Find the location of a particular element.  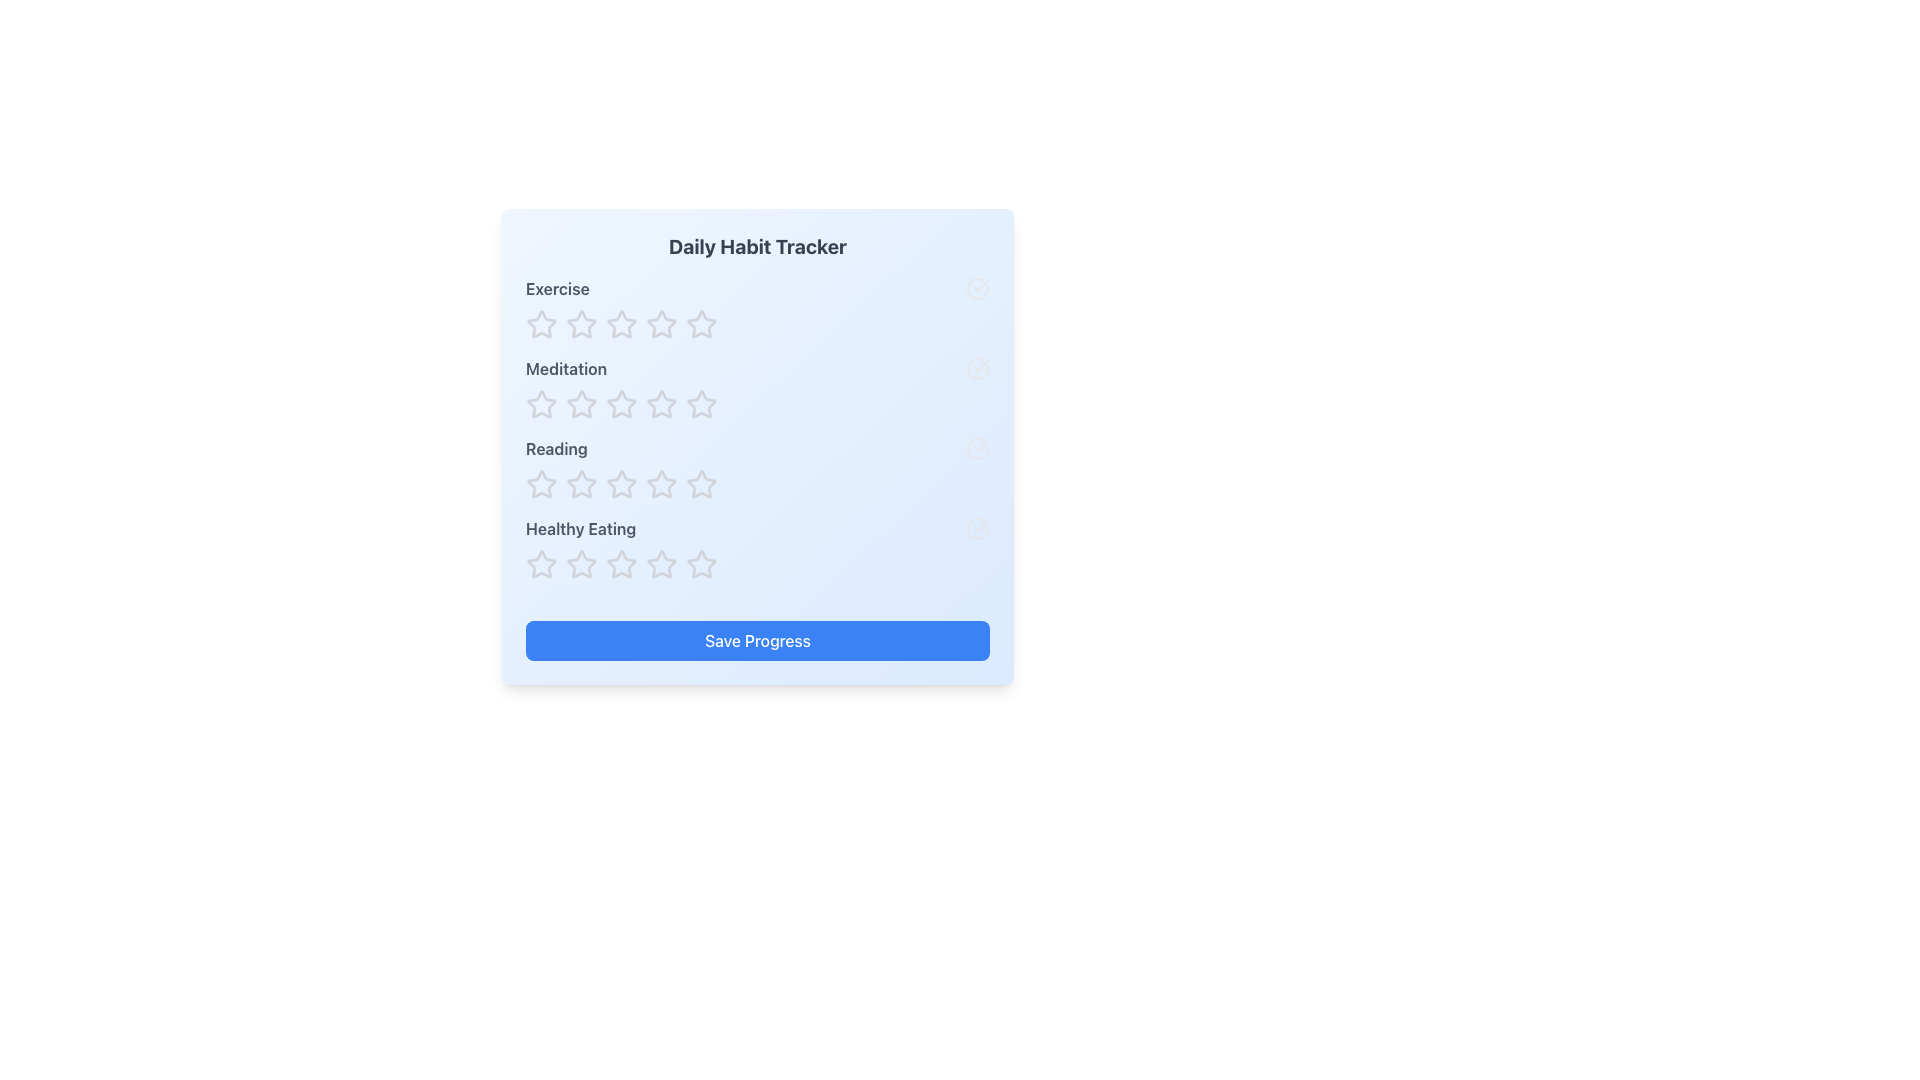

the second star in the star rating icon for the 'Reading' habit is located at coordinates (661, 483).